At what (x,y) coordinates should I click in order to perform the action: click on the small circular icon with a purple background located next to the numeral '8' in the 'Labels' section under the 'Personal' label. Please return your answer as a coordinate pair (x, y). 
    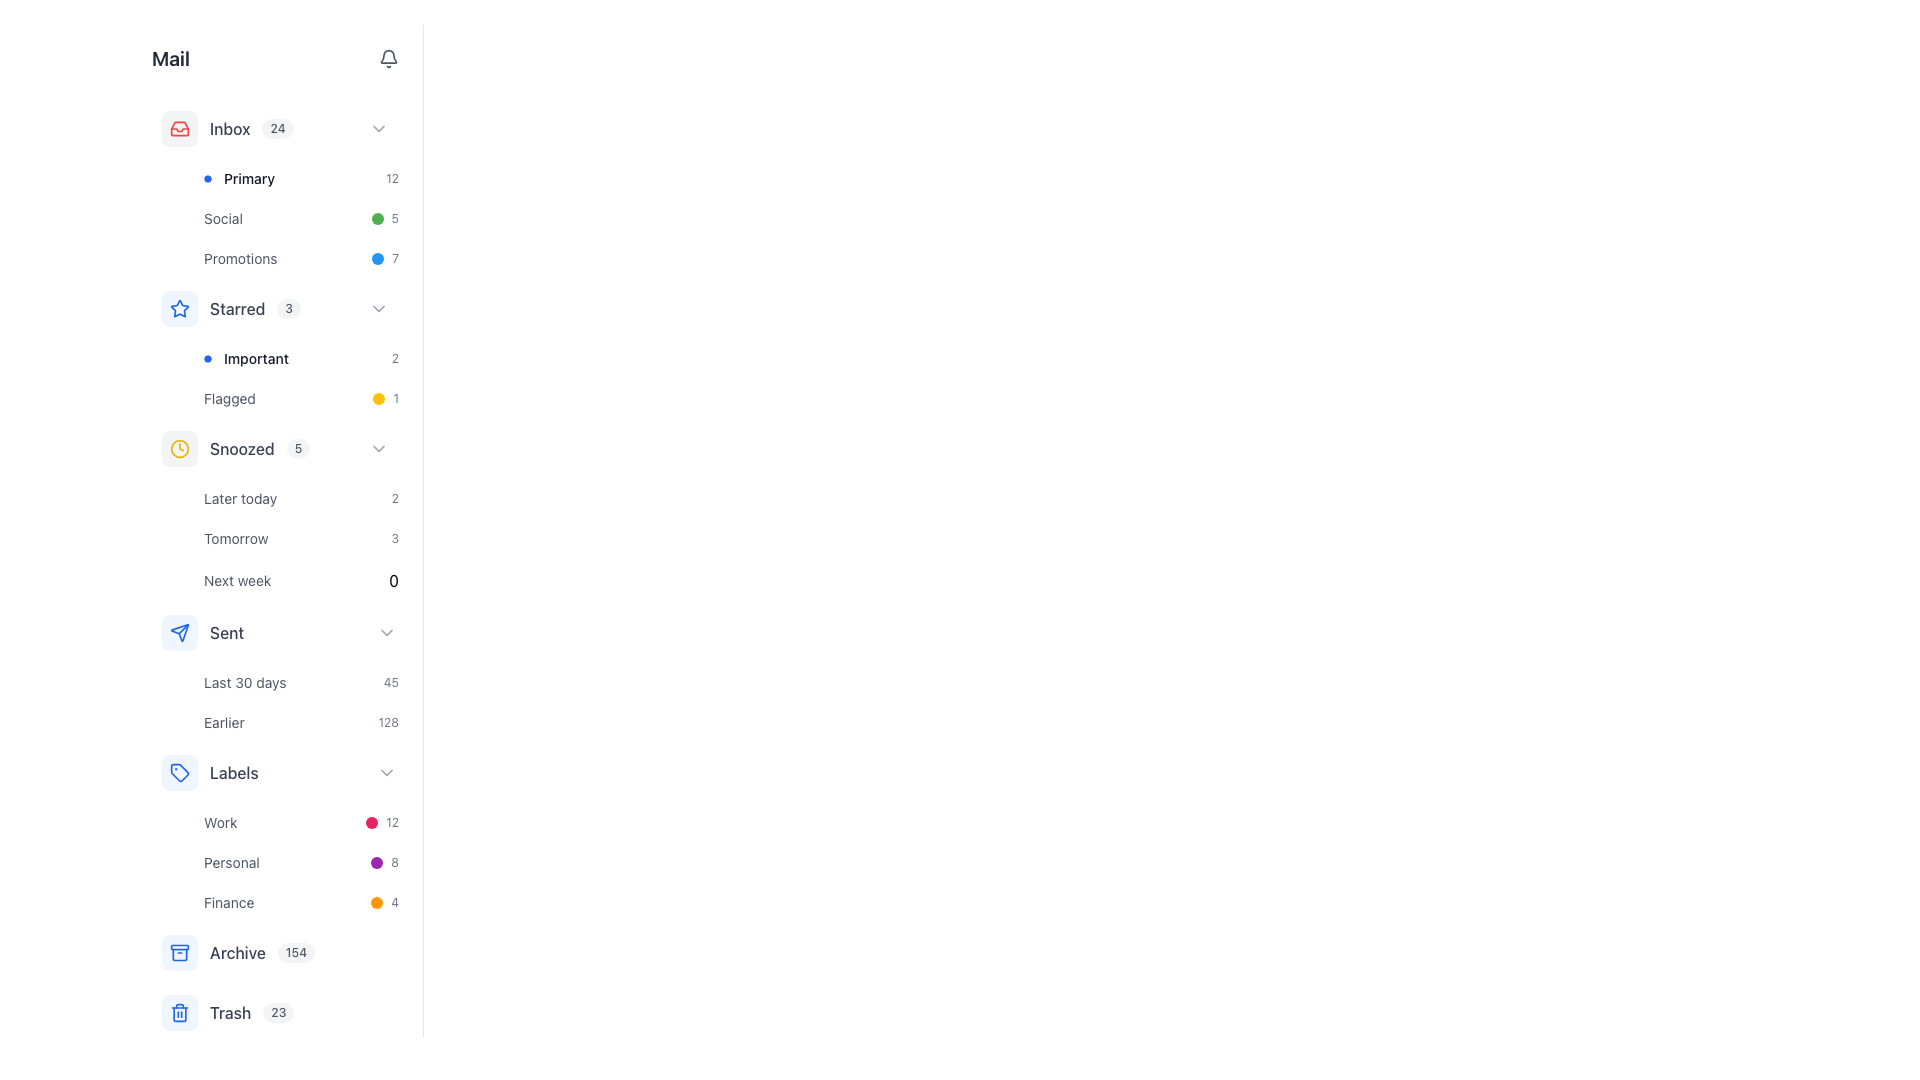
    Looking at the image, I should click on (377, 862).